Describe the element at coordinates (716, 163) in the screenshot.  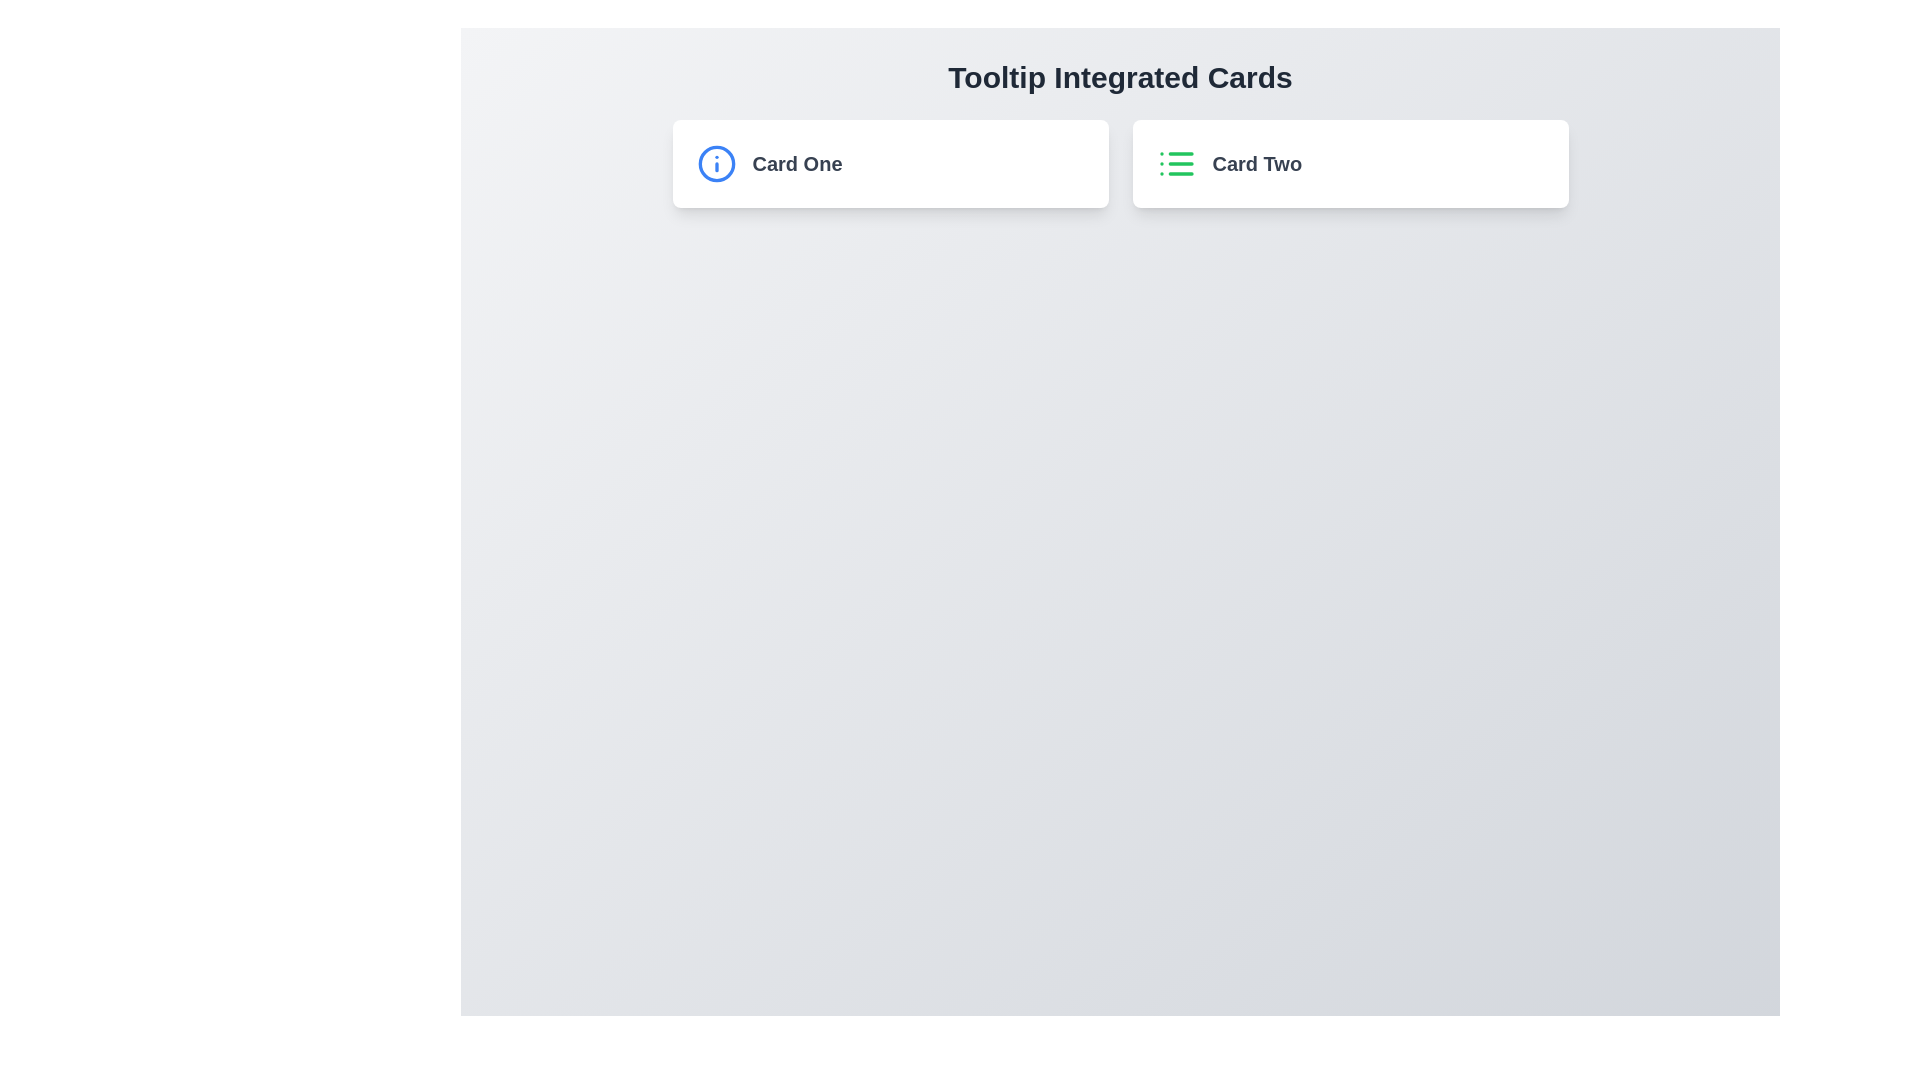
I see `the circular blue outline of the 'info' icon located inside the left card labeled 'Card One' at the top of the interface, positioned to the left of the text 'Card One'` at that location.